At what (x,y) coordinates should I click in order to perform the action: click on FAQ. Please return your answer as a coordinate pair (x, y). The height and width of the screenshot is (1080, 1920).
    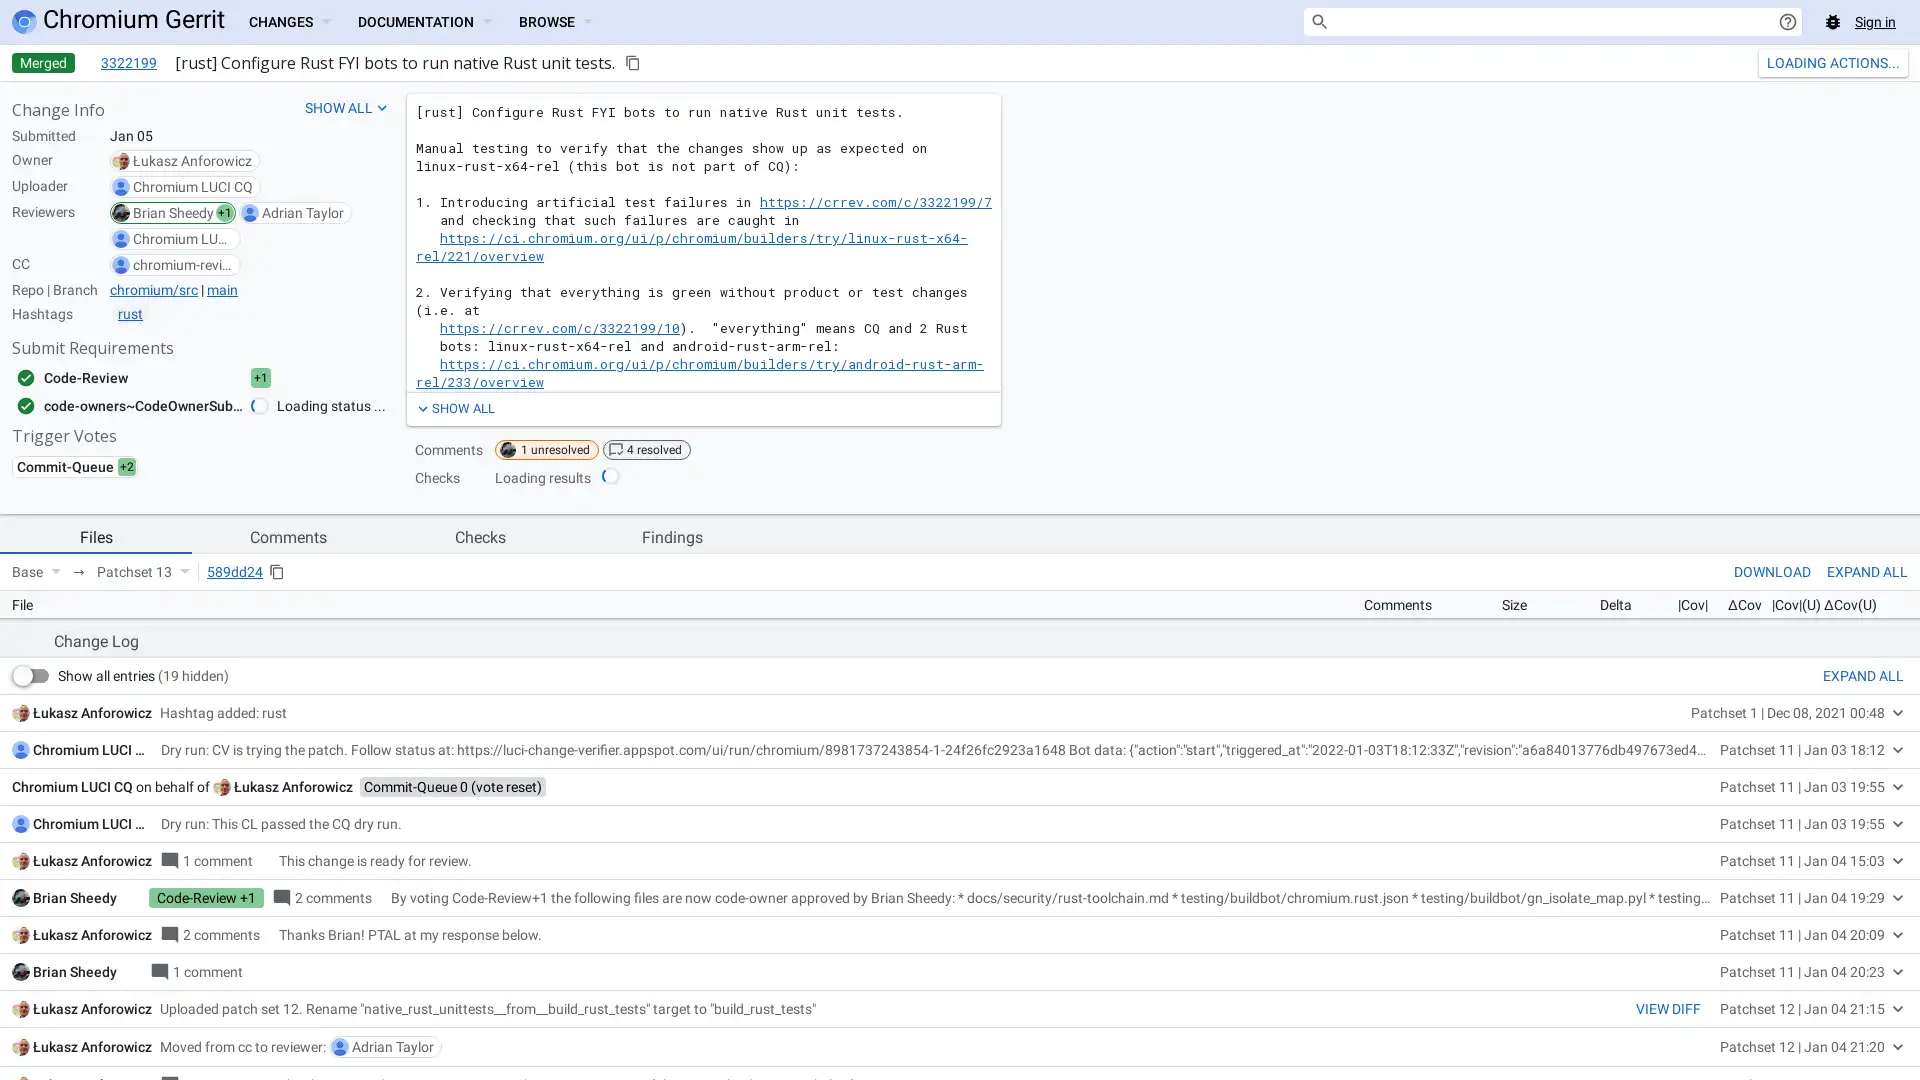
    Looking at the image, I should click on (1806, 870).